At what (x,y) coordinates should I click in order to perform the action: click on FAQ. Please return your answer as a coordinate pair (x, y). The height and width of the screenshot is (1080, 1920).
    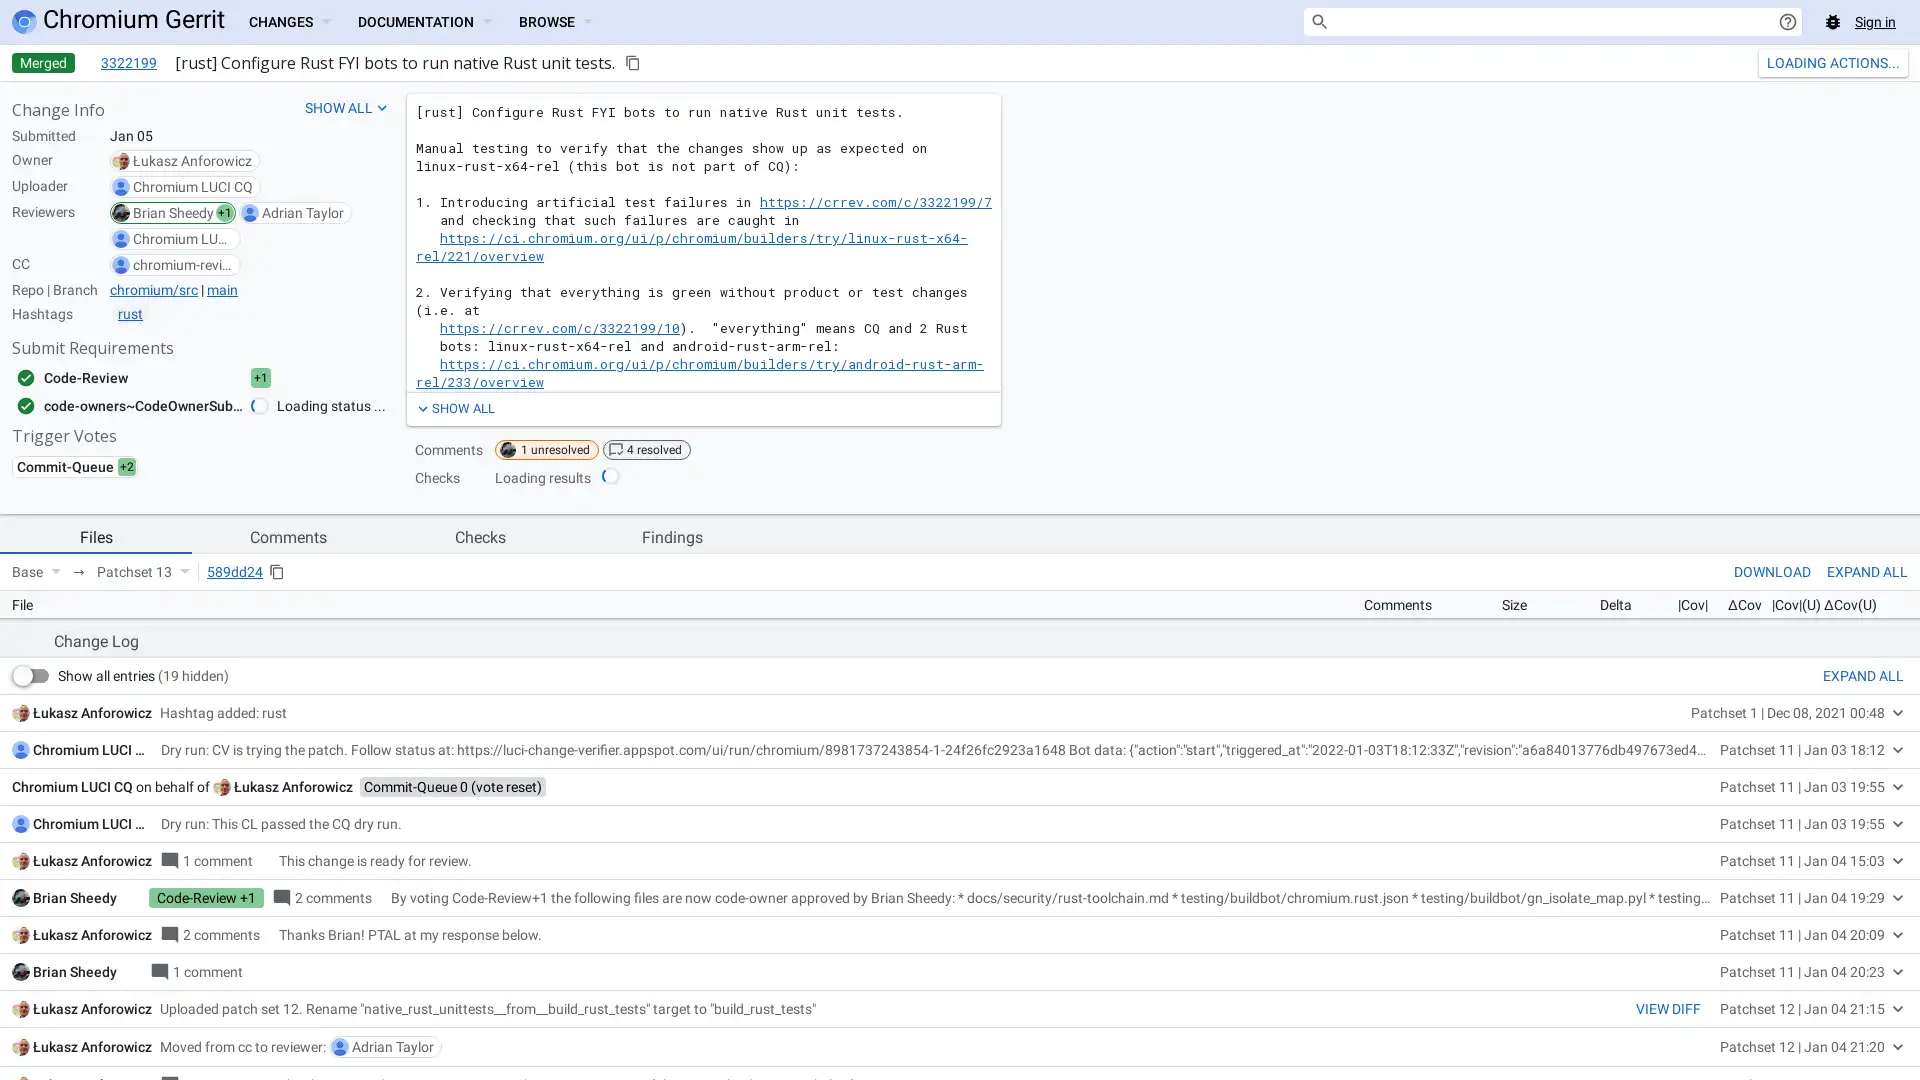
    Looking at the image, I should click on (1806, 870).